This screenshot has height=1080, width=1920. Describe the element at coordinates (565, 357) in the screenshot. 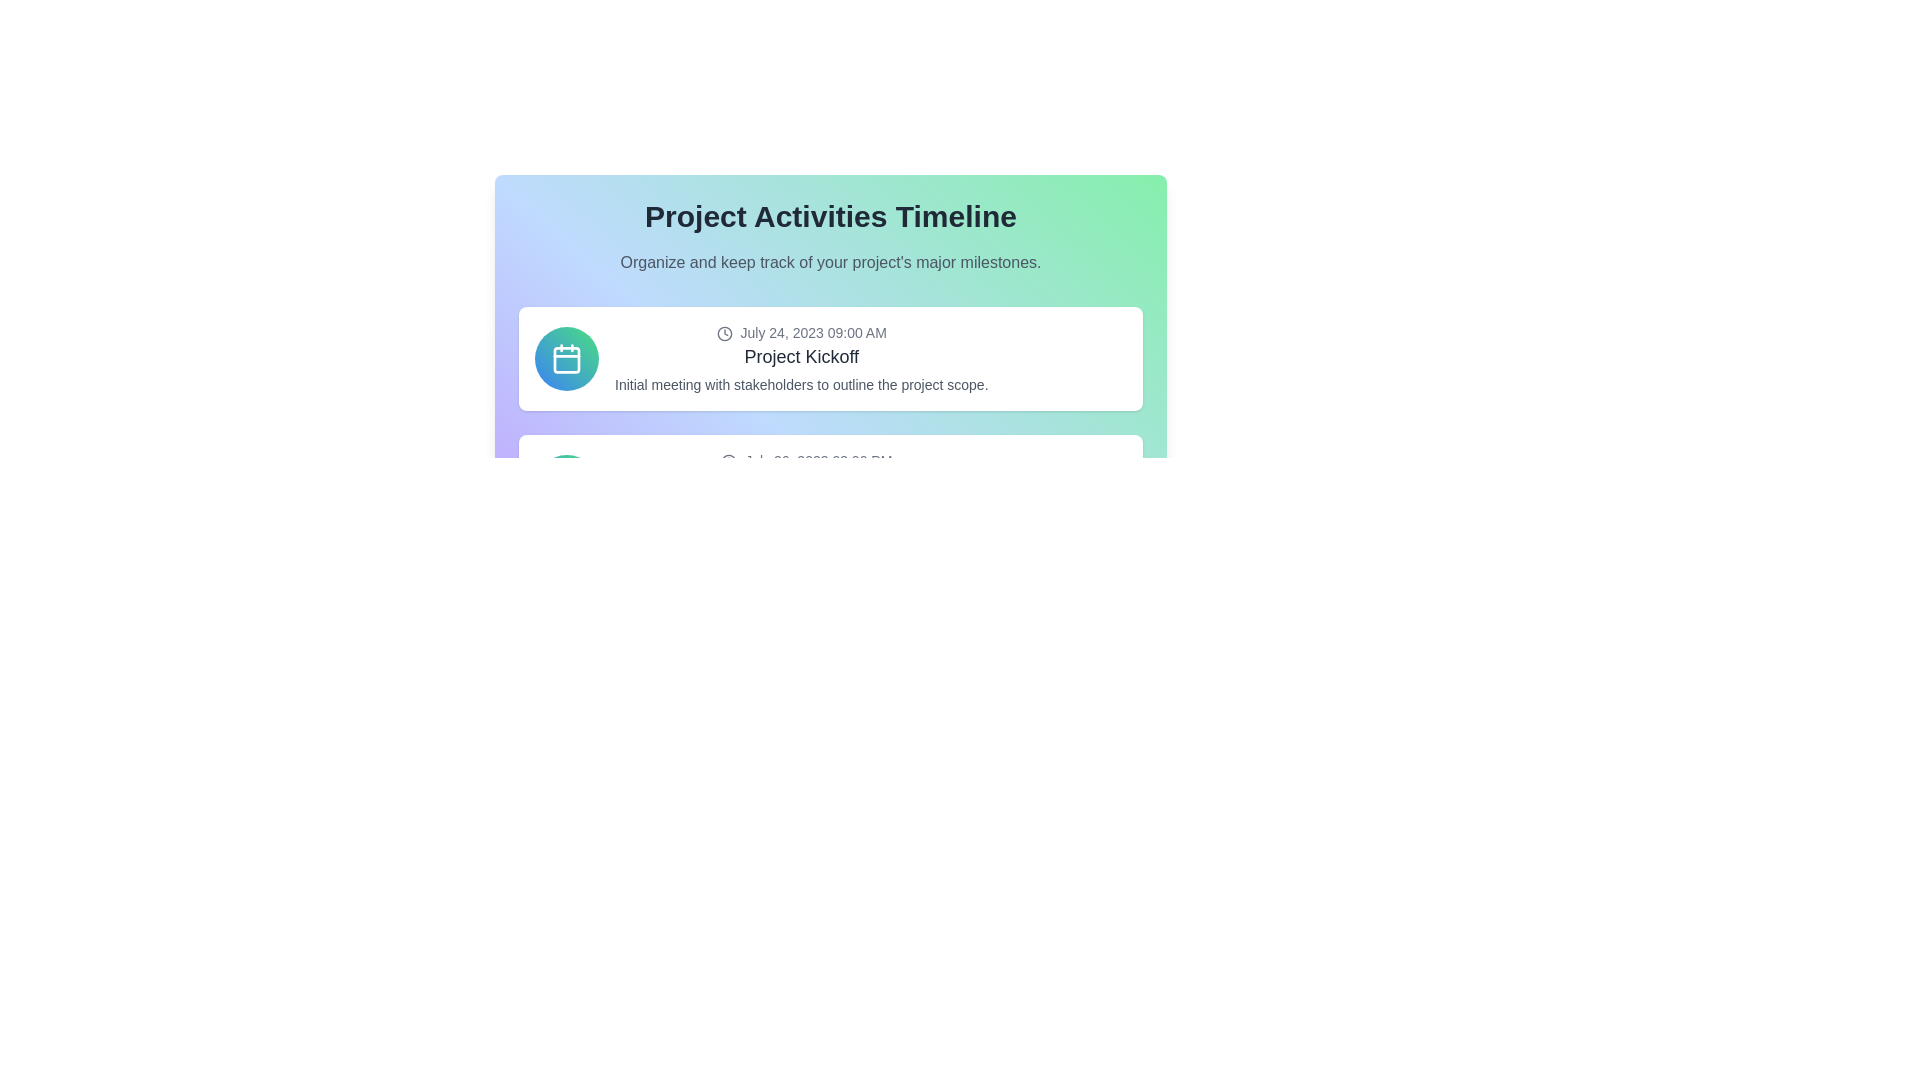

I see `the calendar icon which is a minimalist design featuring a white outline on a blue-green gradient background, located towards the left side of a larger timeline entry` at that location.